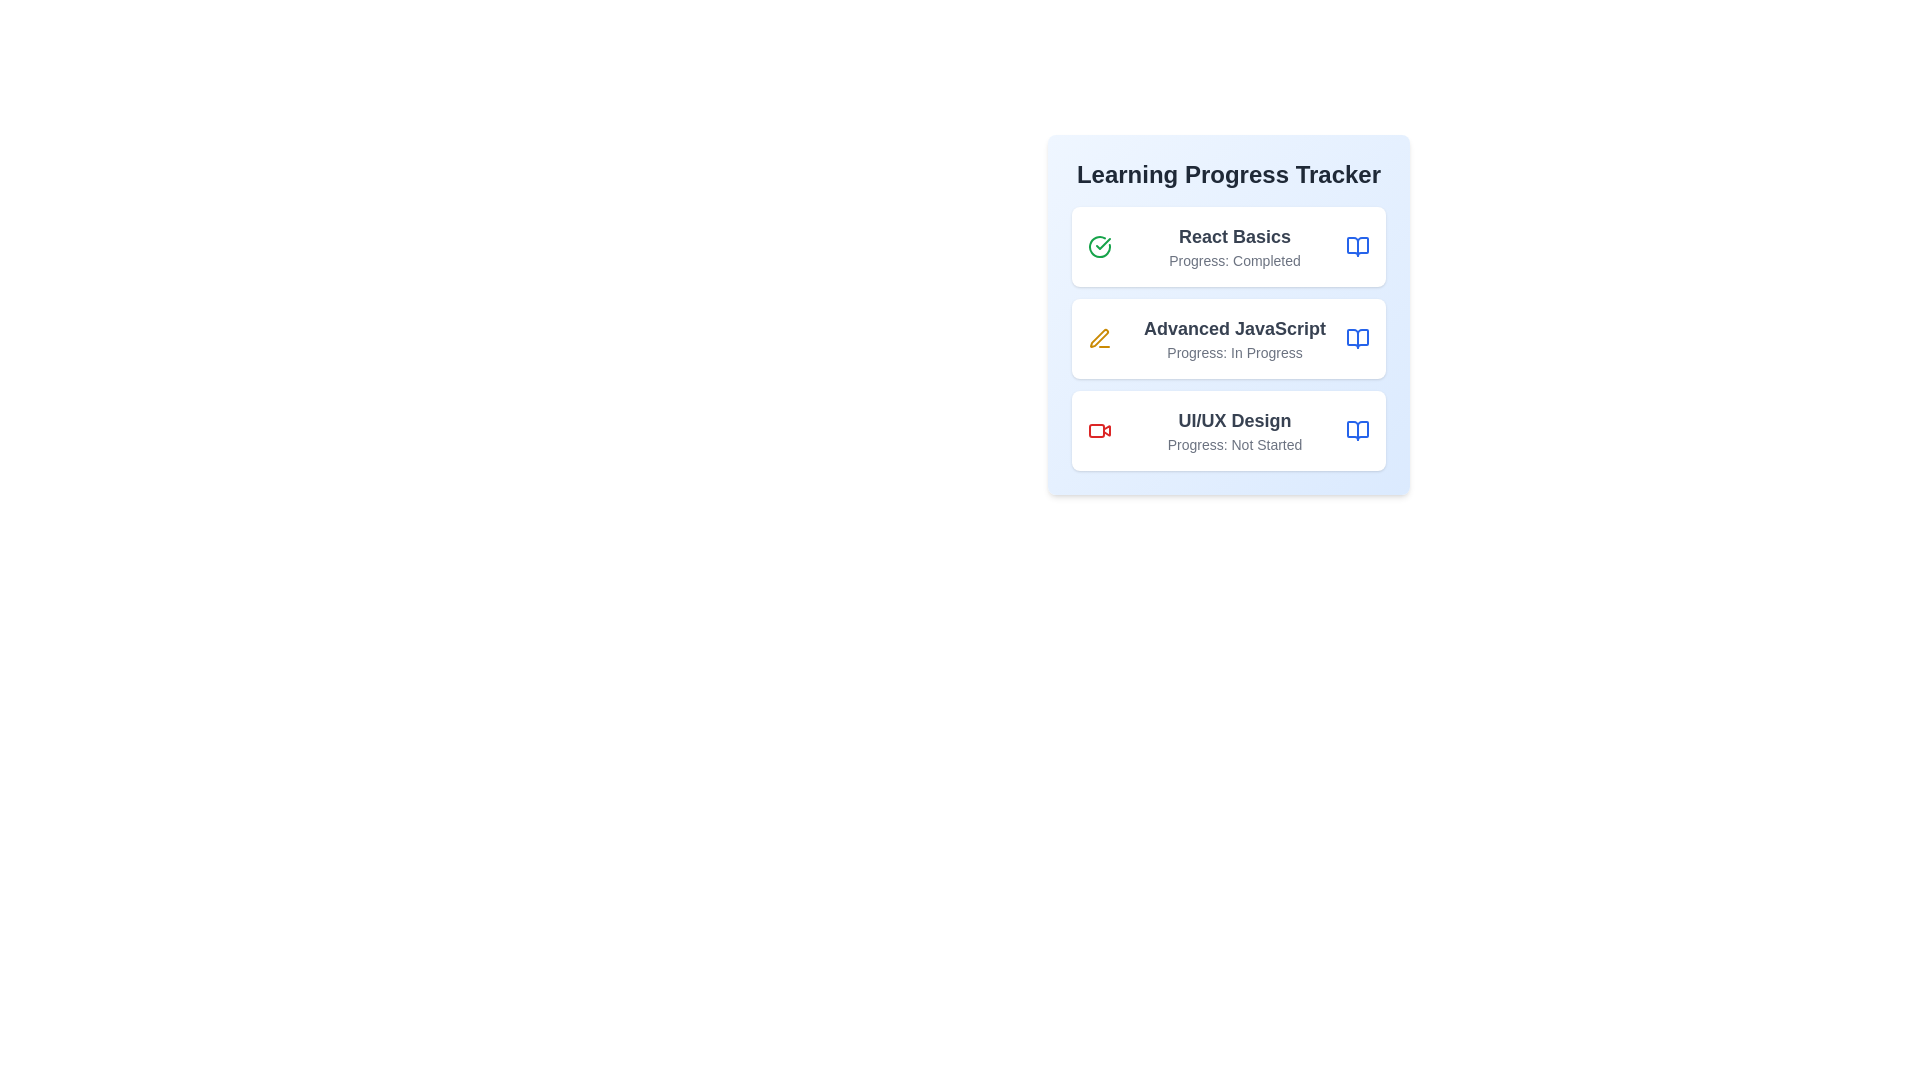  What do you see at coordinates (1098, 338) in the screenshot?
I see `the progress icon for Advanced JavaScript` at bounding box center [1098, 338].